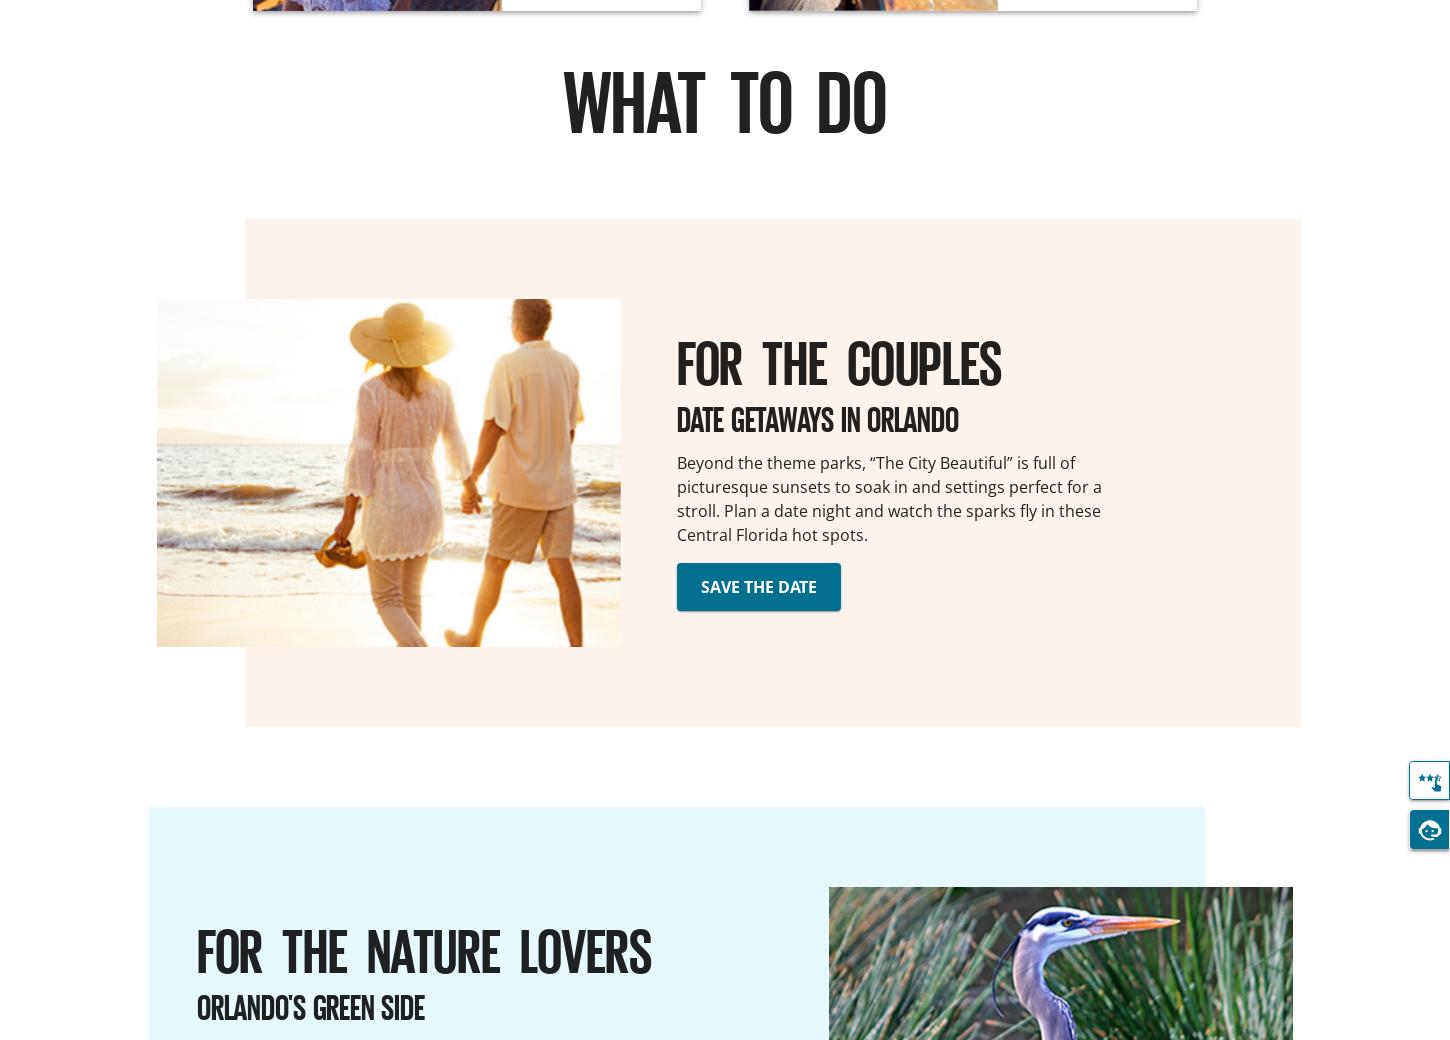 The image size is (1450, 1040). What do you see at coordinates (887, 510) in the screenshot?
I see `'stroll. Plan a date night and watch the sparks fly in these'` at bounding box center [887, 510].